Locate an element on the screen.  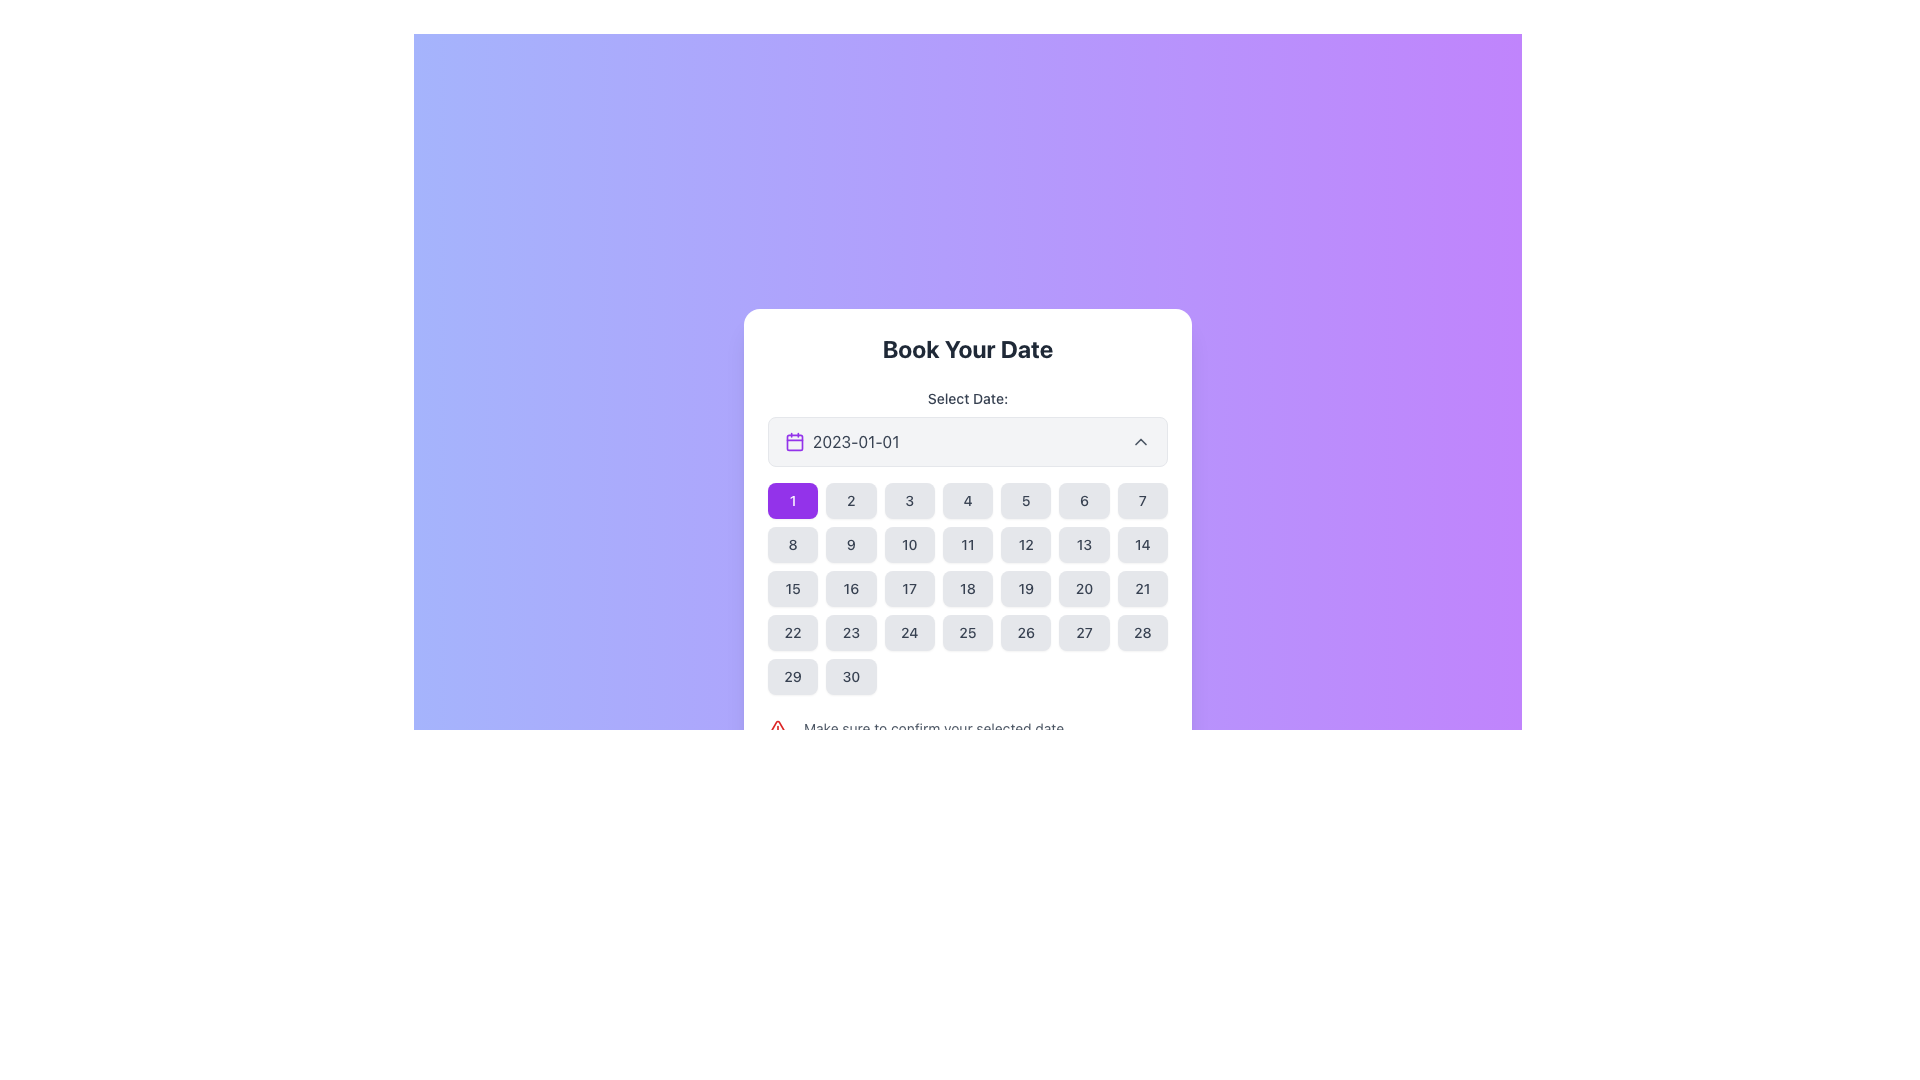
the selectable date option button in the calendar interface is located at coordinates (851, 544).